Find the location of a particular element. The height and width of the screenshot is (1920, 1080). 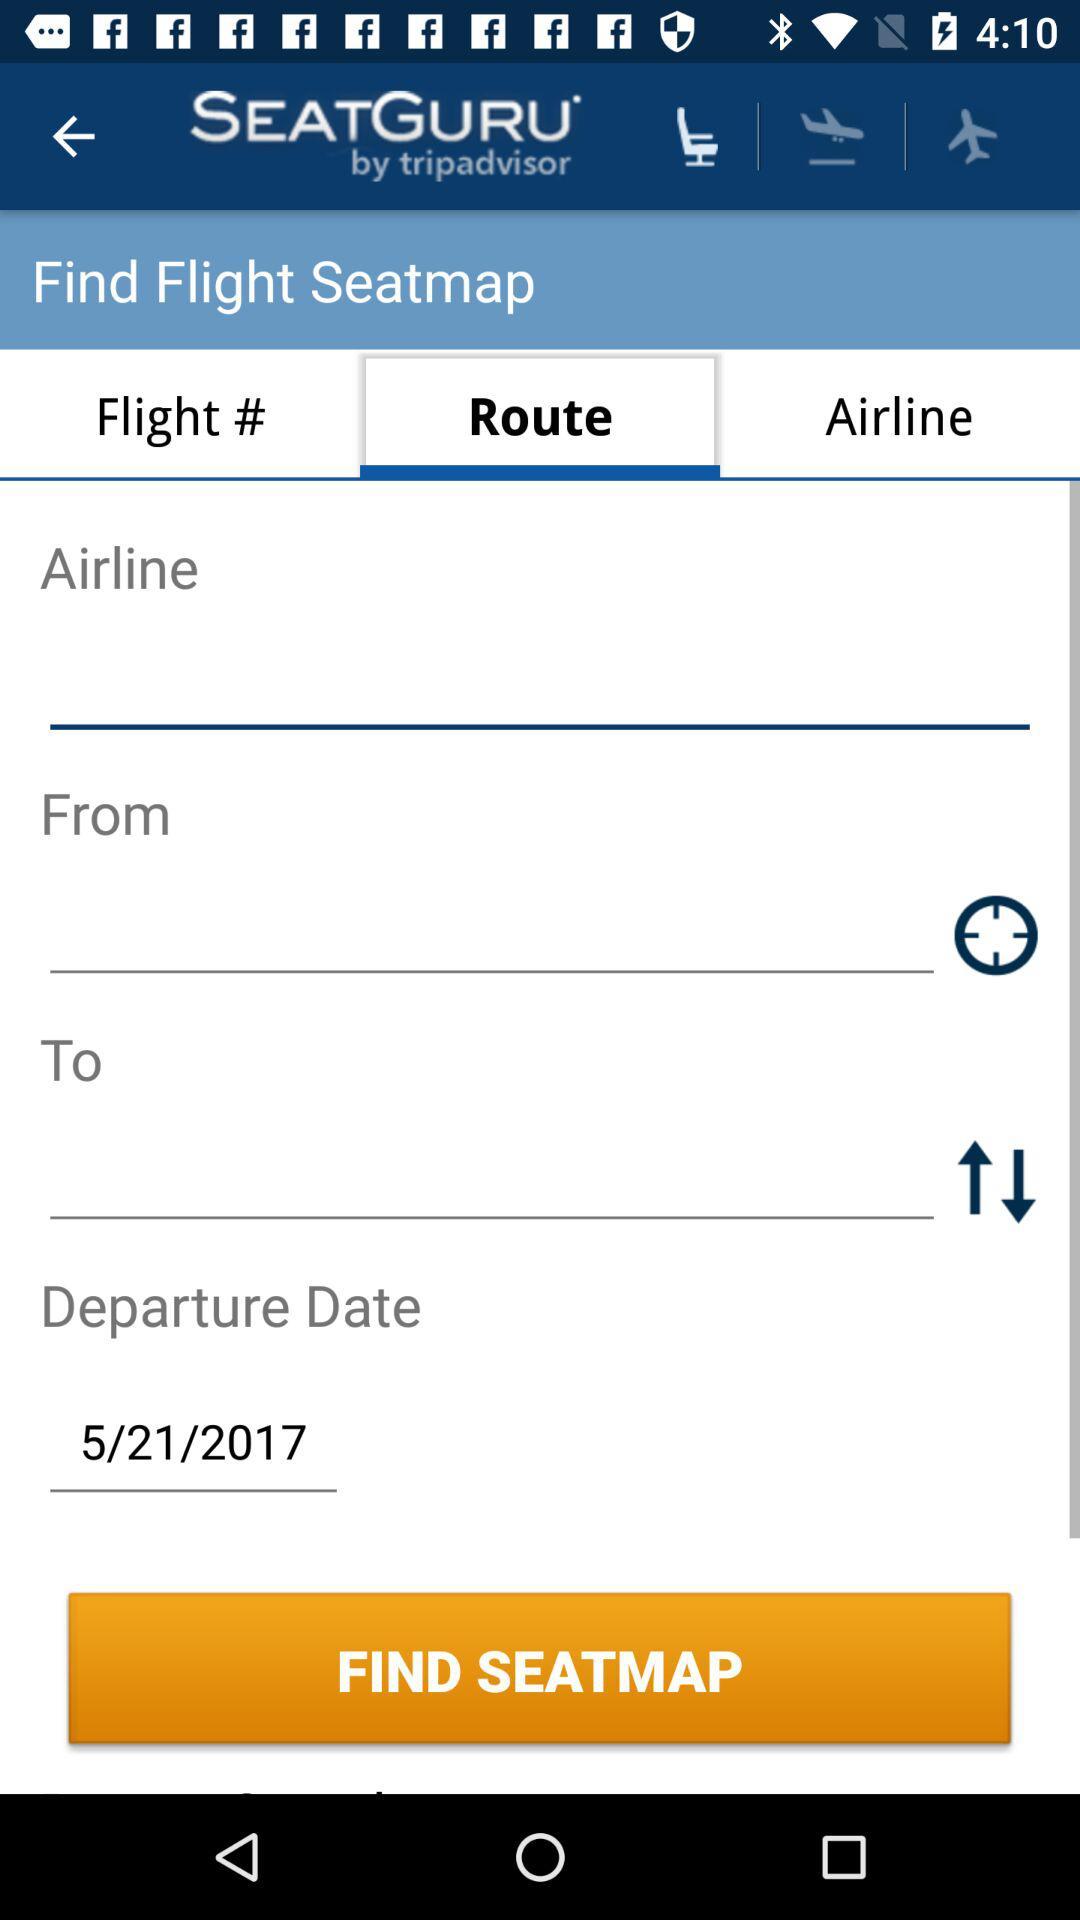

item above airline icon is located at coordinates (971, 135).